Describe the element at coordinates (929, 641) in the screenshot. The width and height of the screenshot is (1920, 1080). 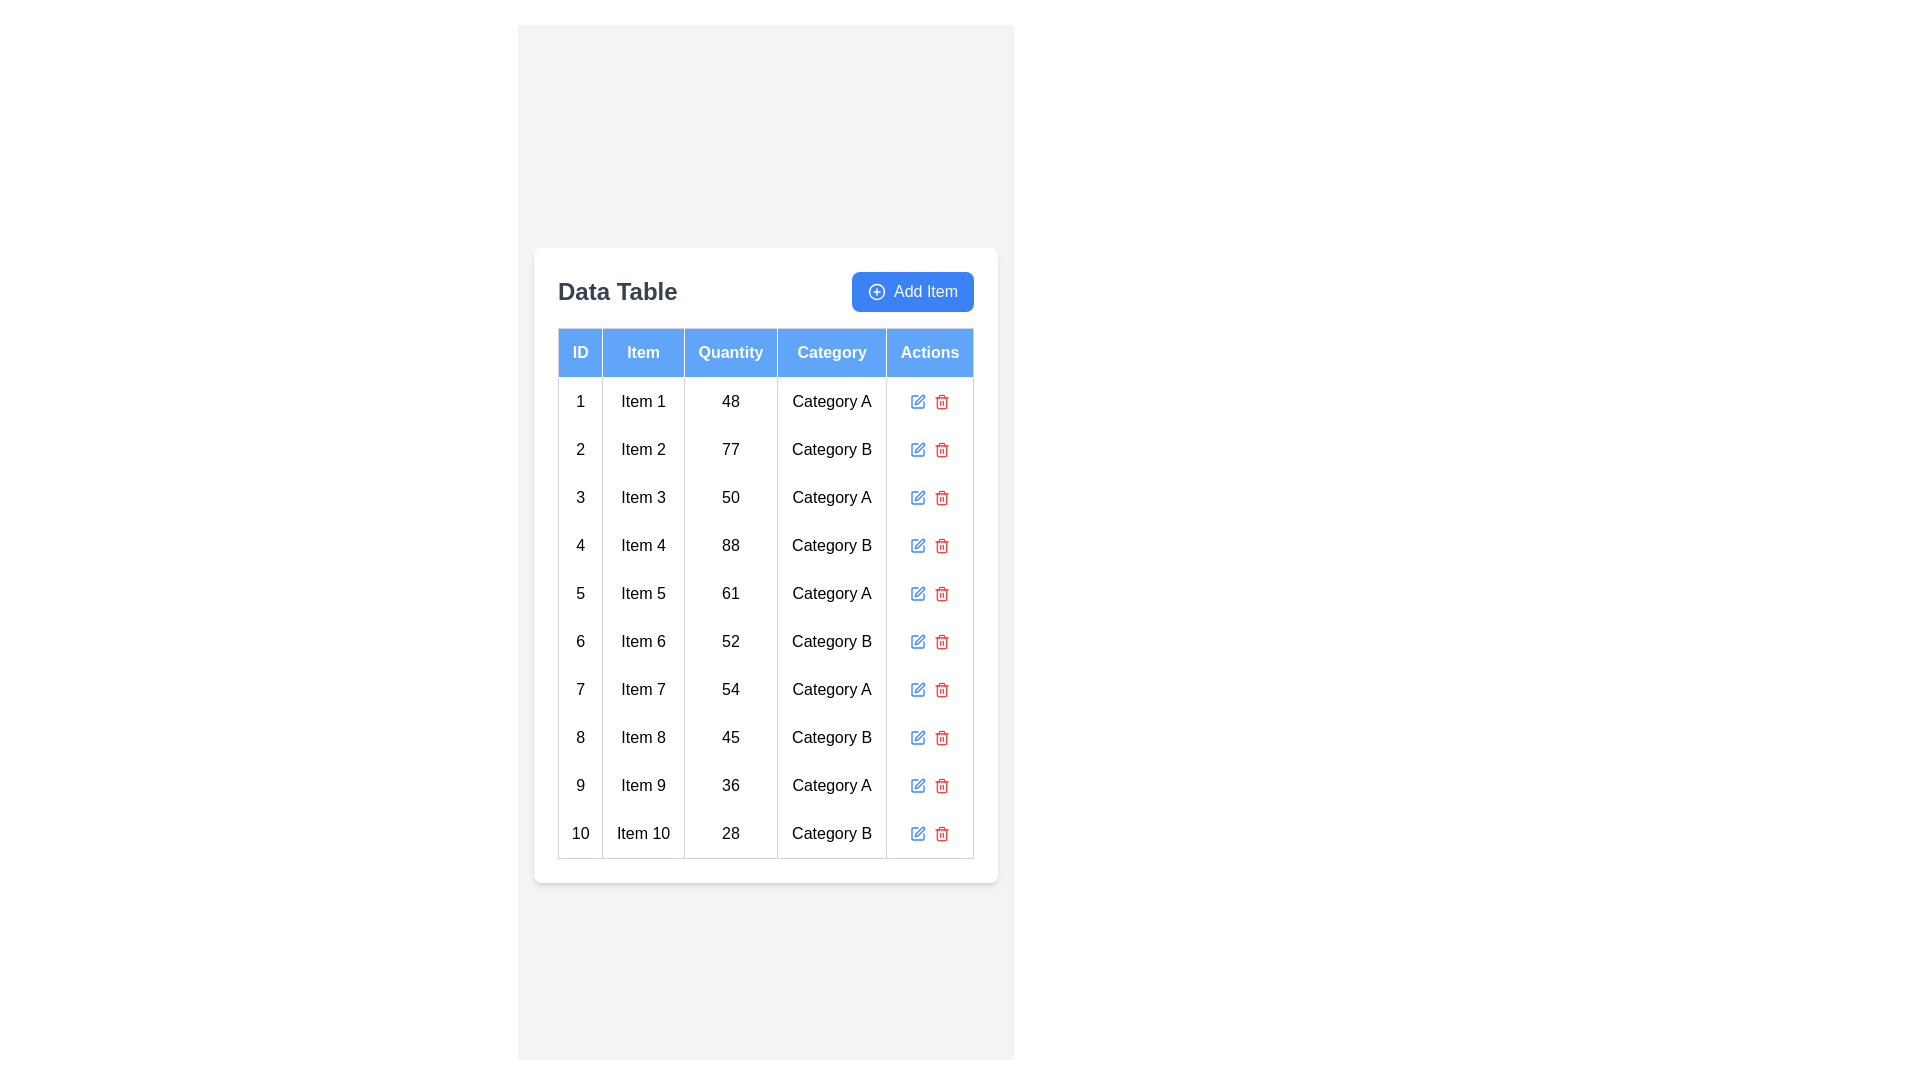
I see `the blue pencil icon in the Actions column of the data table for Item 6` at that location.